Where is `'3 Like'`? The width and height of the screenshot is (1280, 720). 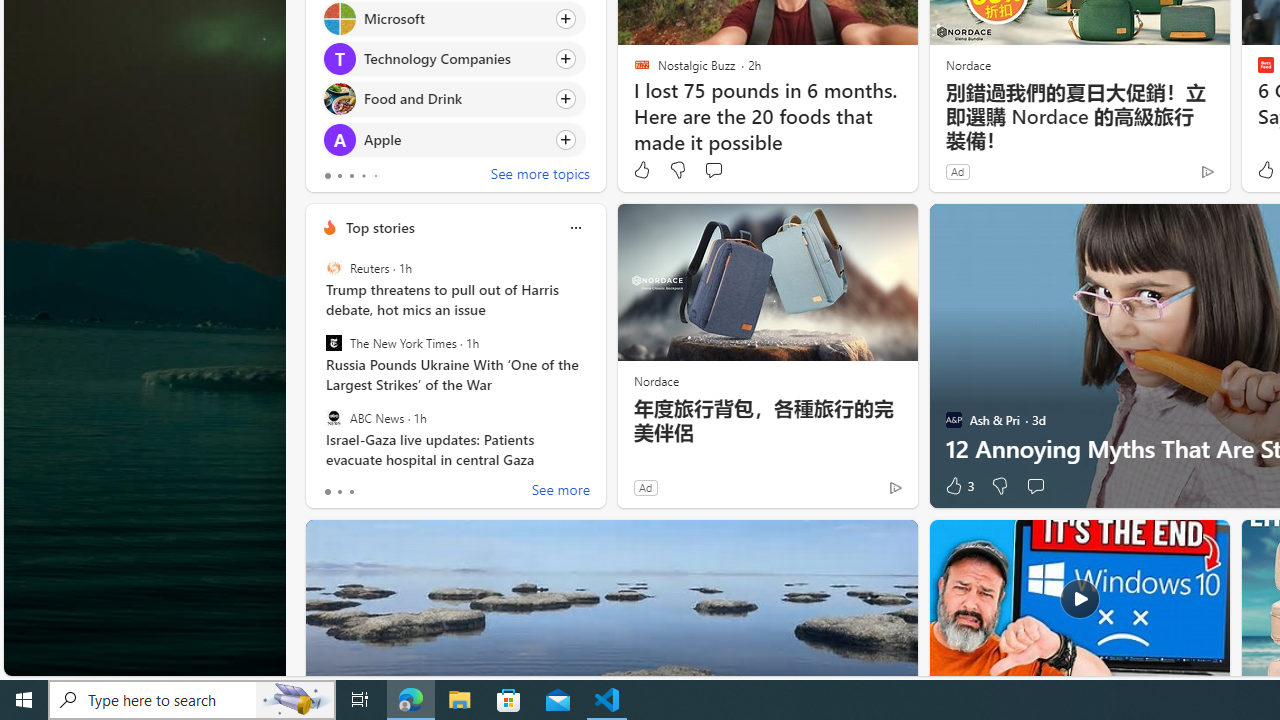
'3 Like' is located at coordinates (957, 486).